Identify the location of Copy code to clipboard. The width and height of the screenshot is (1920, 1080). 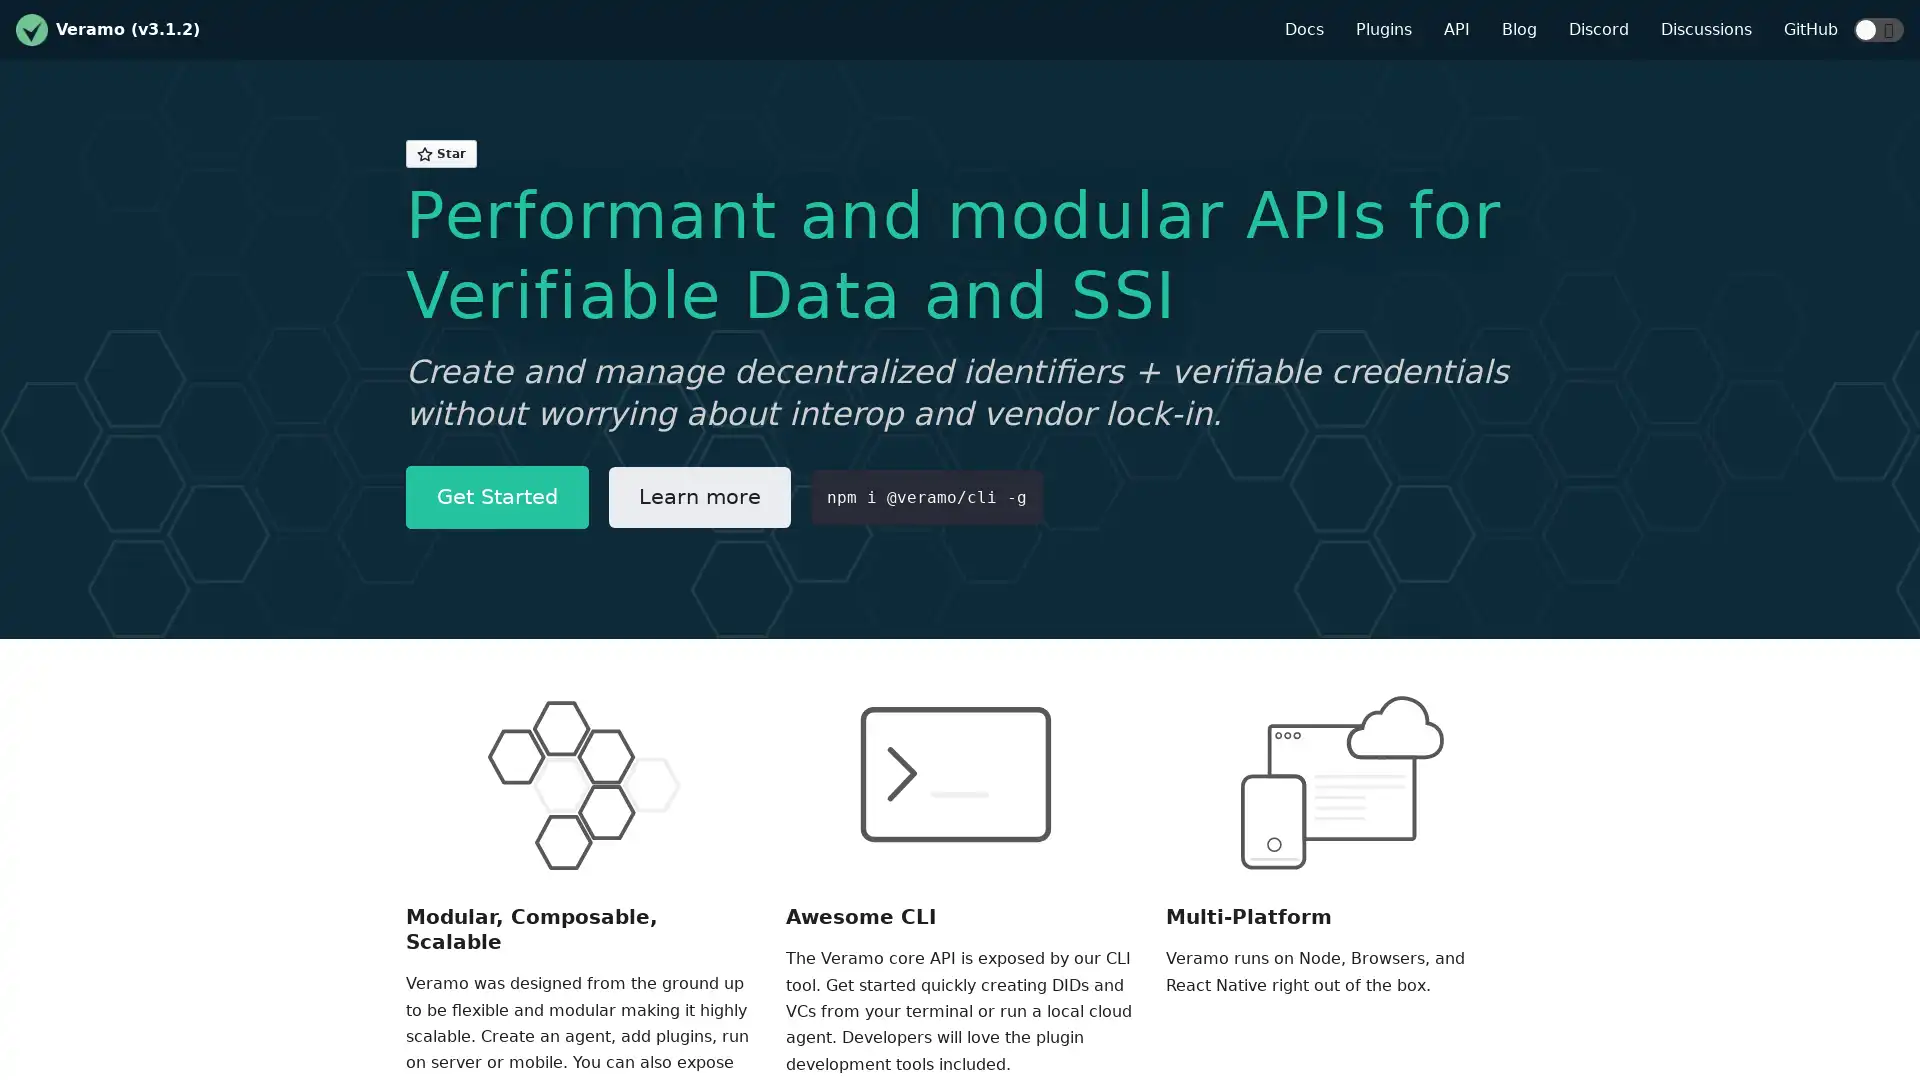
(1010, 490).